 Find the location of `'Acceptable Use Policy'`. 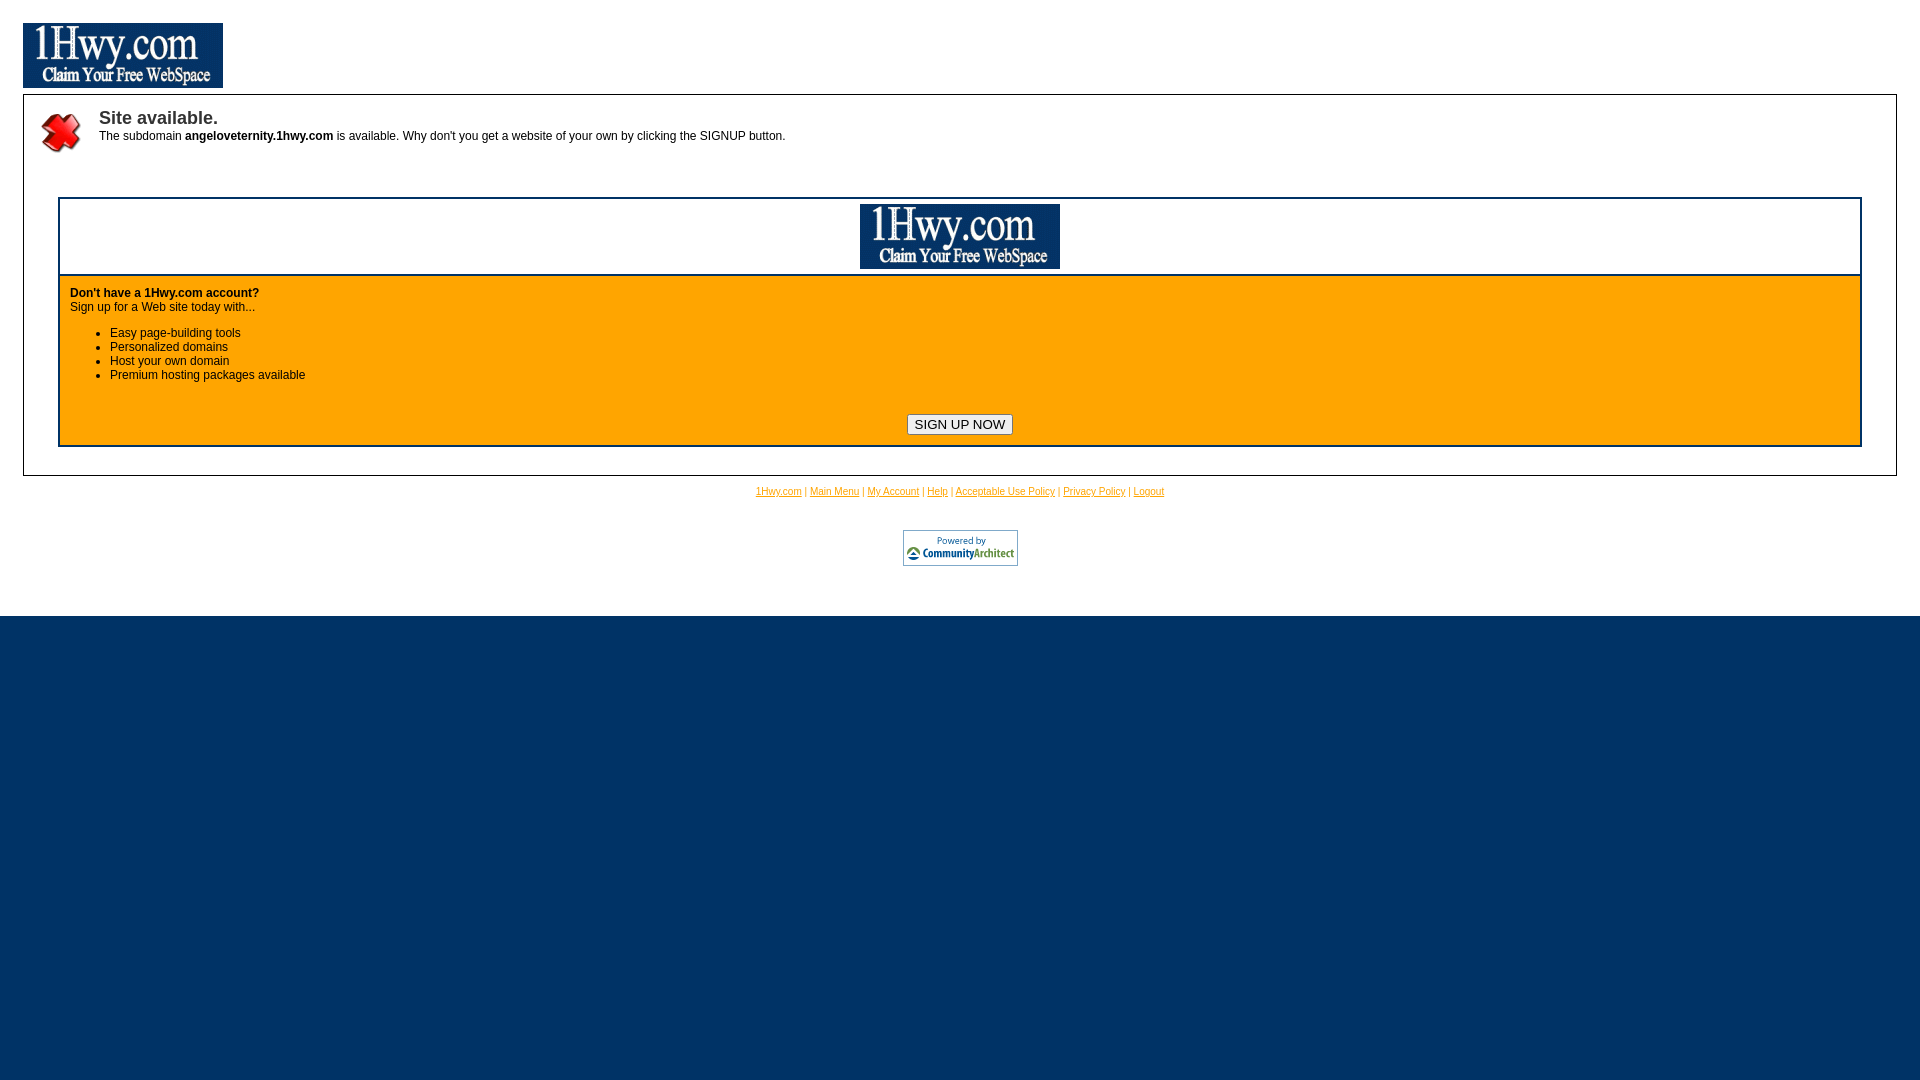

'Acceptable Use Policy' is located at coordinates (1006, 491).